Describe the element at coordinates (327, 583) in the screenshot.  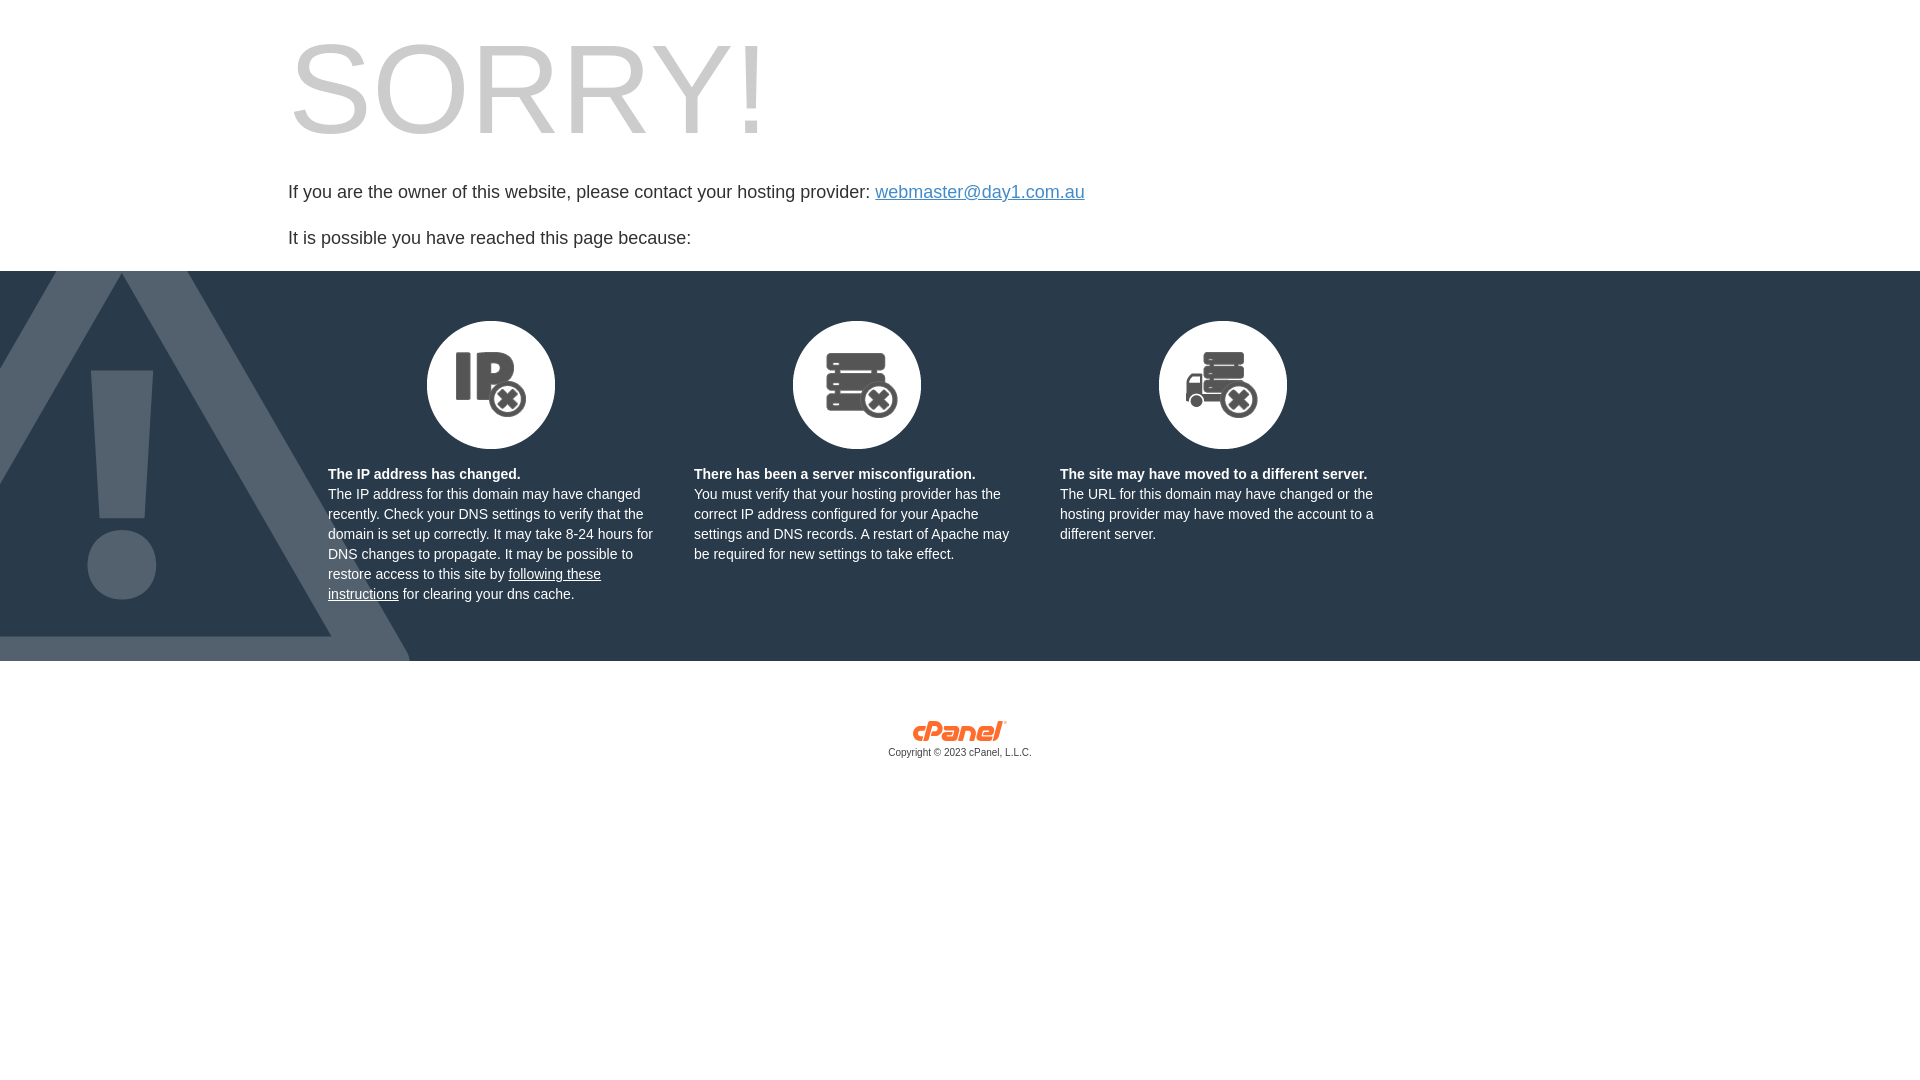
I see `'following these instructions'` at that location.